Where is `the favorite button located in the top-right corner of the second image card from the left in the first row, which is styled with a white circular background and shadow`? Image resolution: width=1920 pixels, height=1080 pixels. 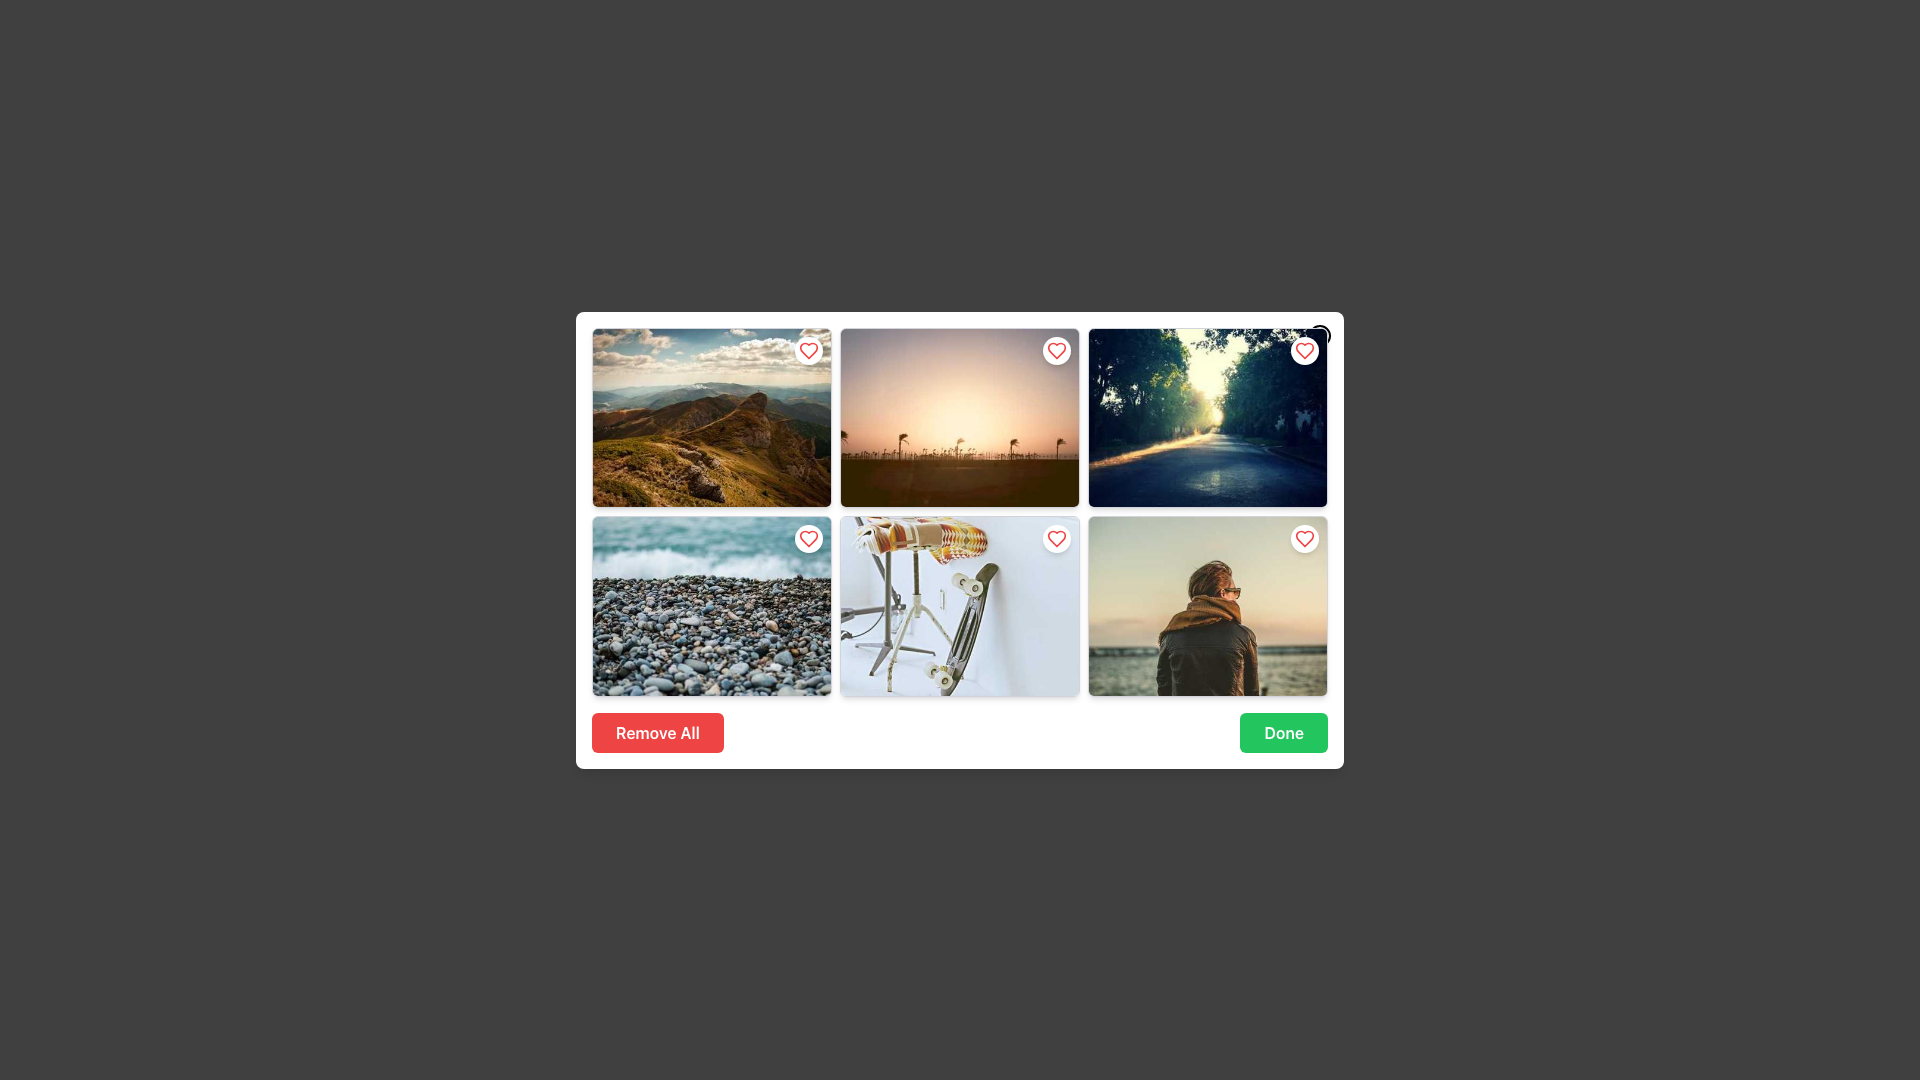
the favorite button located in the top-right corner of the second image card from the left in the first row, which is styled with a white circular background and shadow is located at coordinates (1055, 349).